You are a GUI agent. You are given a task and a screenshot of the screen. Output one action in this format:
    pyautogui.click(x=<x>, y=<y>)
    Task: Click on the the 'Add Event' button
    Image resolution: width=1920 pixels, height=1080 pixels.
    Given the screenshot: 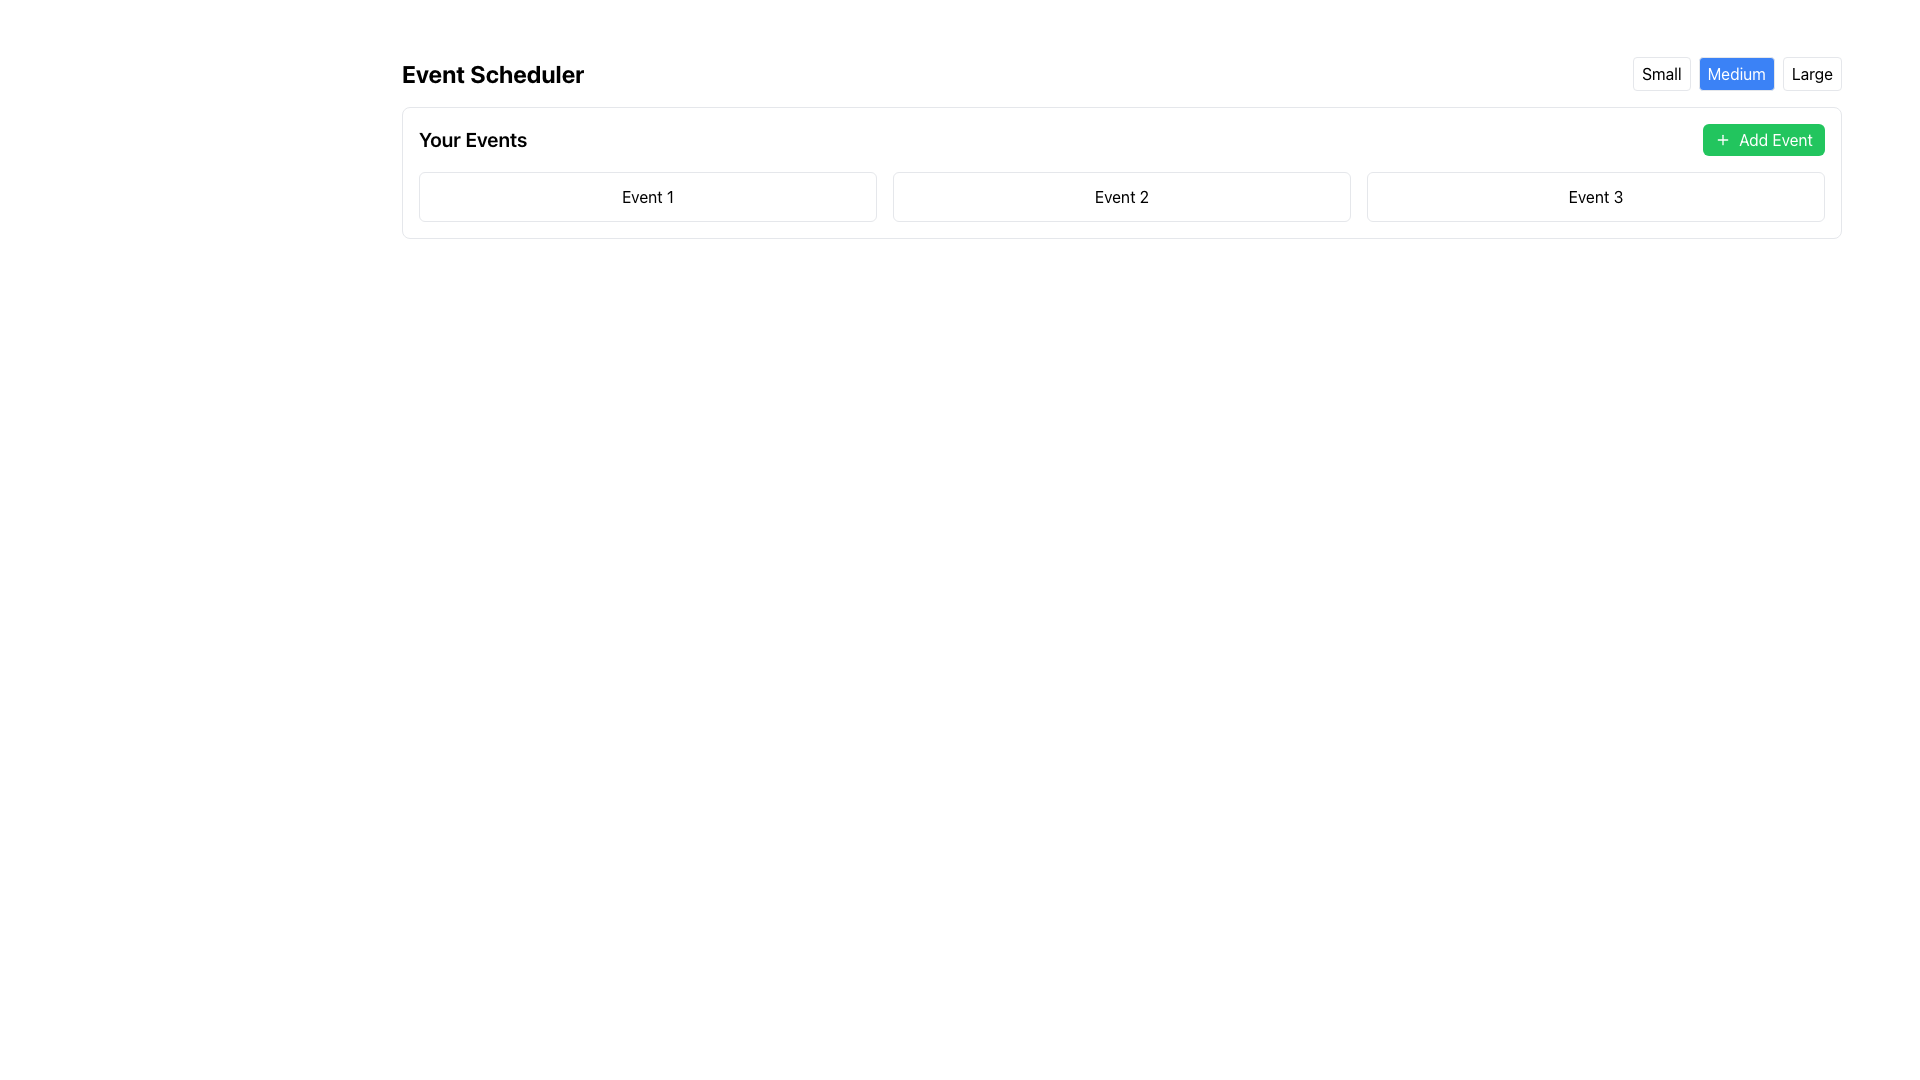 What is the action you would take?
    pyautogui.click(x=1764, y=138)
    